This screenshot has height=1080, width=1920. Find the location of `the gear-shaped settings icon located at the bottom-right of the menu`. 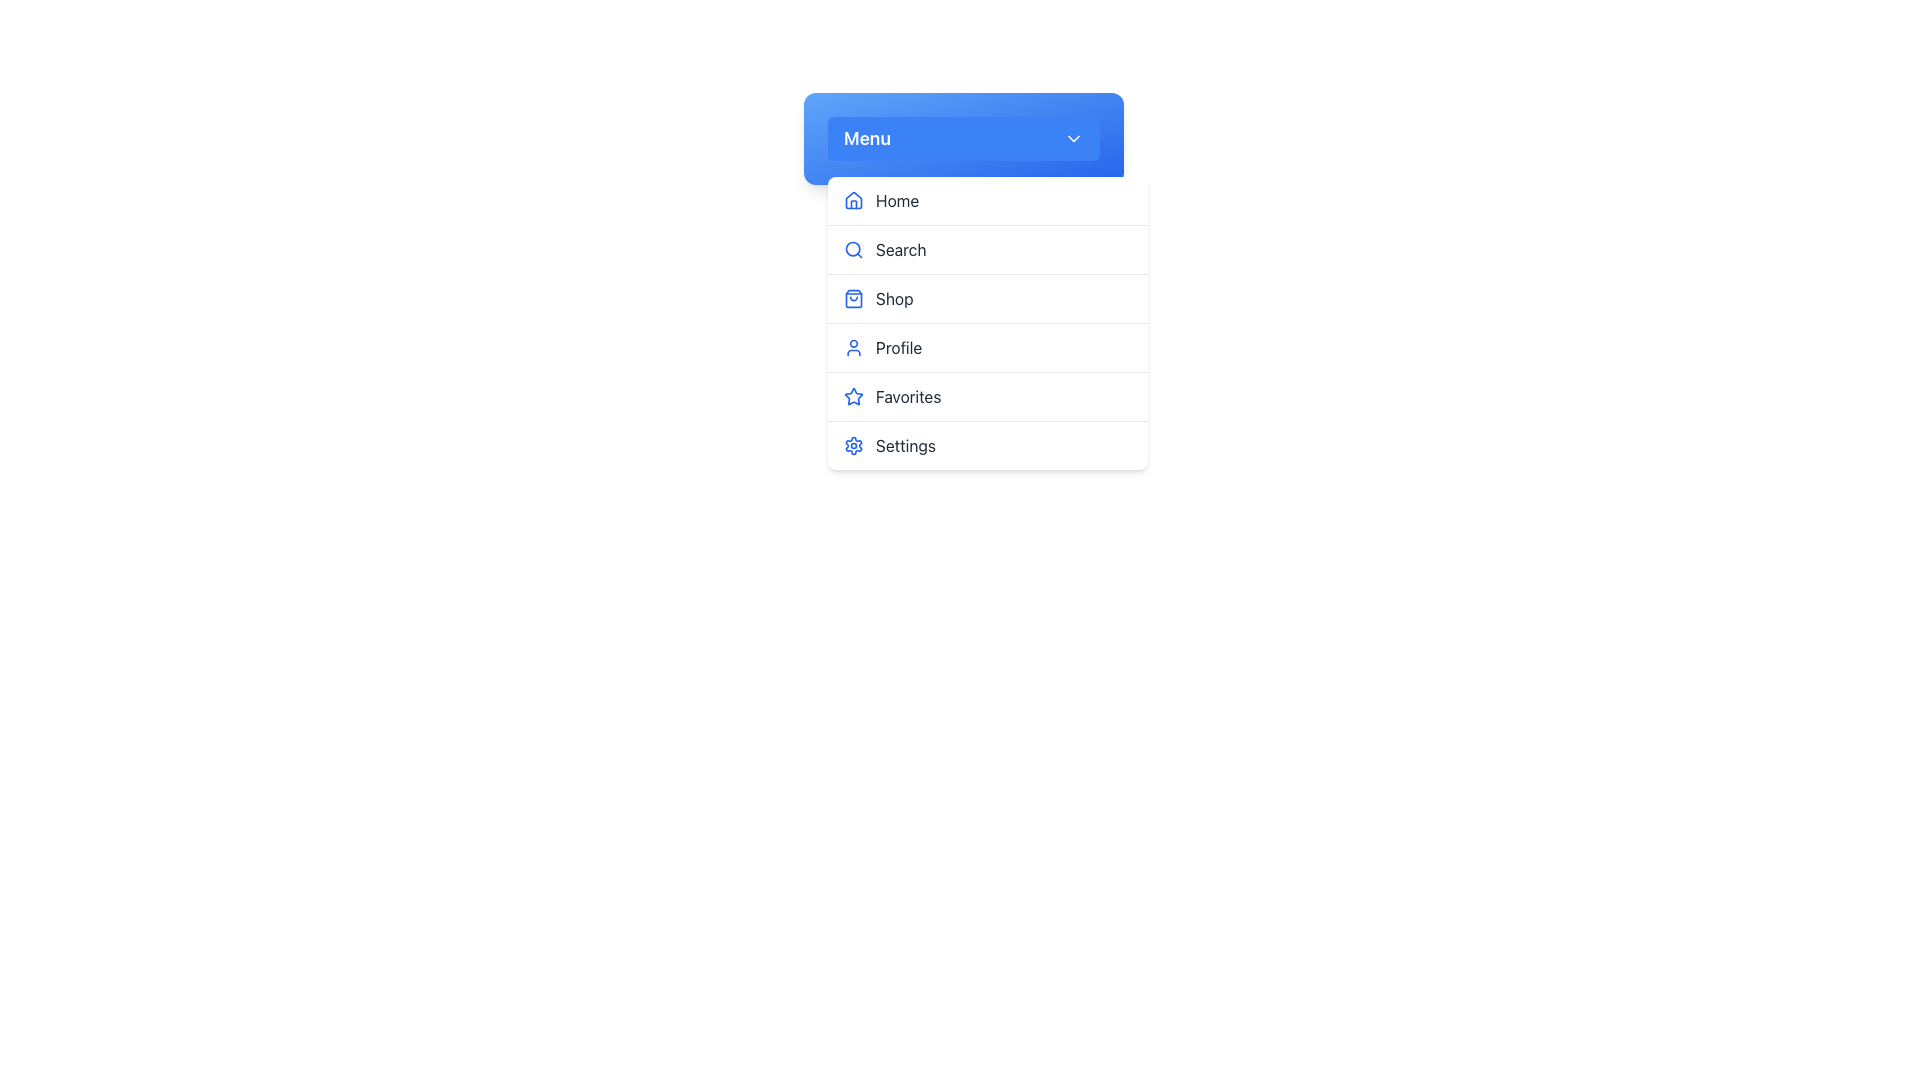

the gear-shaped settings icon located at the bottom-right of the menu is located at coordinates (854, 445).